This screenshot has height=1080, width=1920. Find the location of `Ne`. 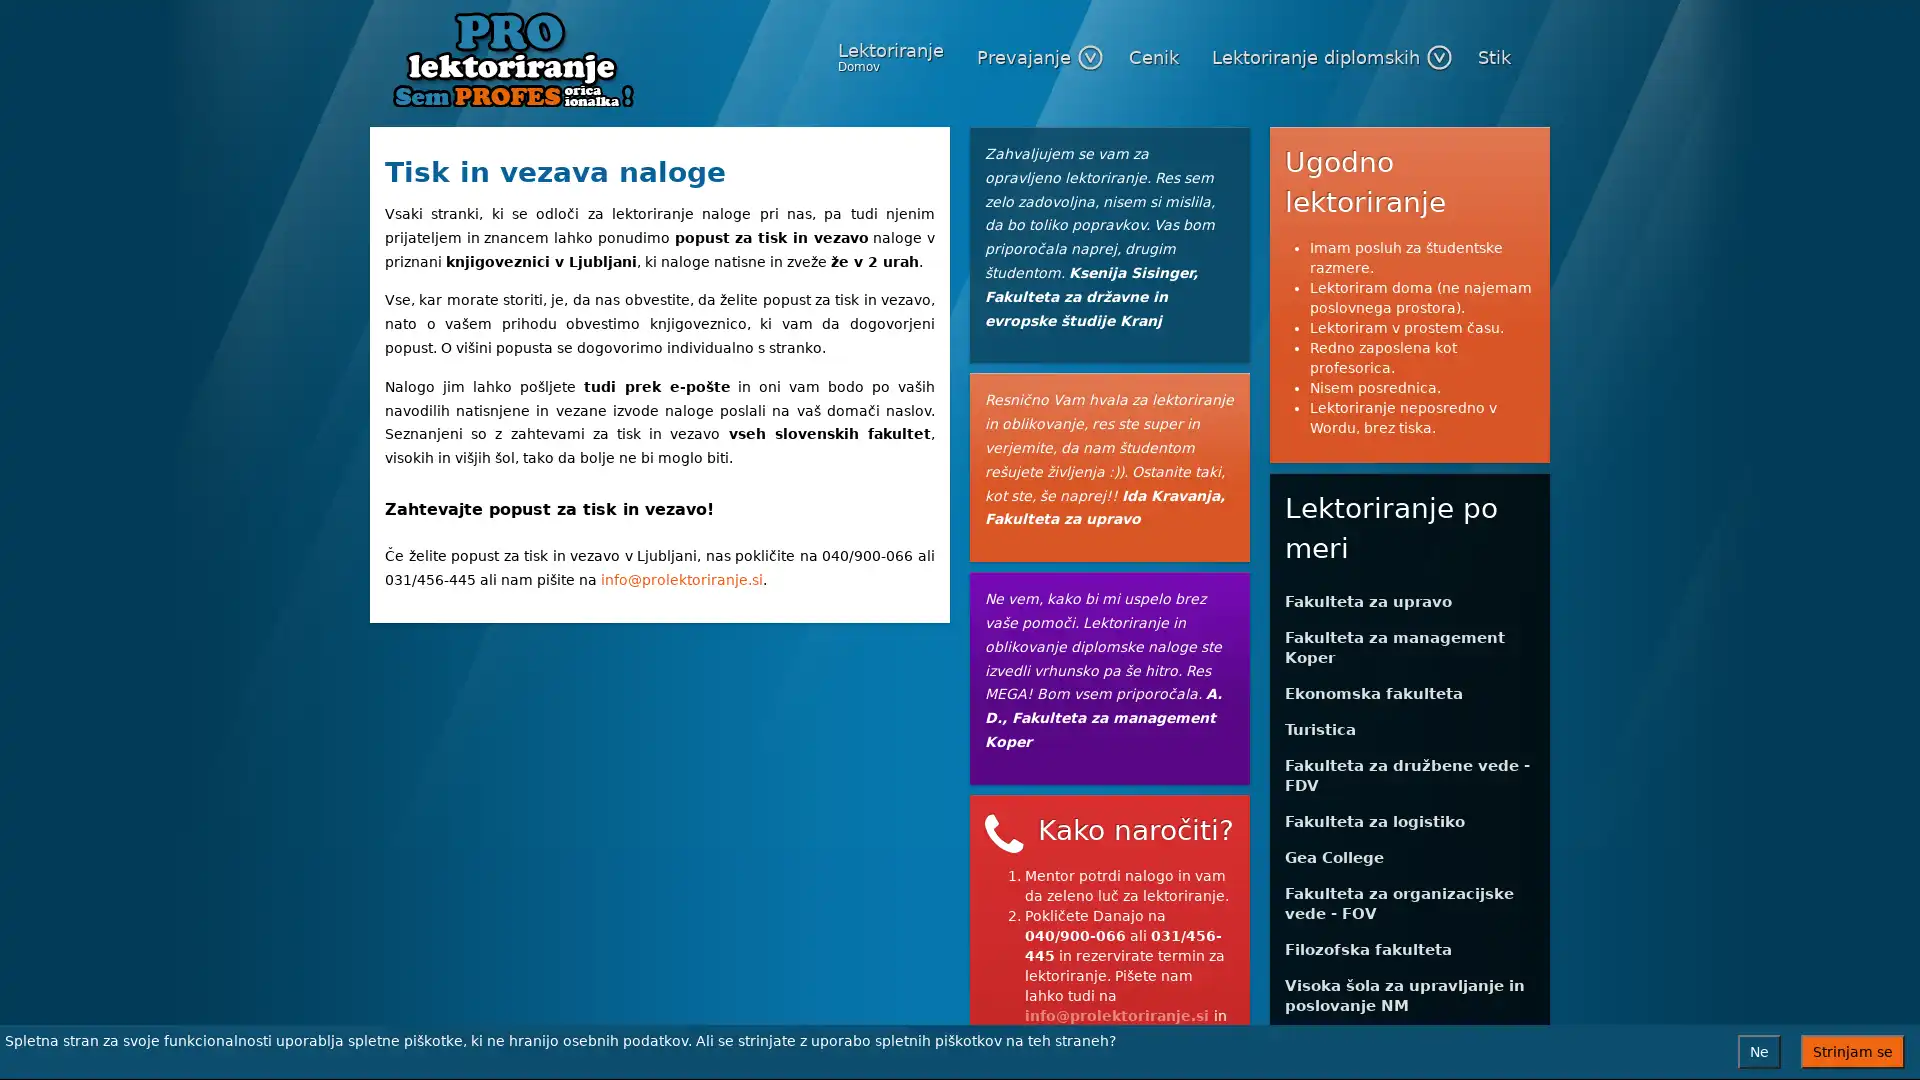

Ne is located at coordinates (1758, 1051).